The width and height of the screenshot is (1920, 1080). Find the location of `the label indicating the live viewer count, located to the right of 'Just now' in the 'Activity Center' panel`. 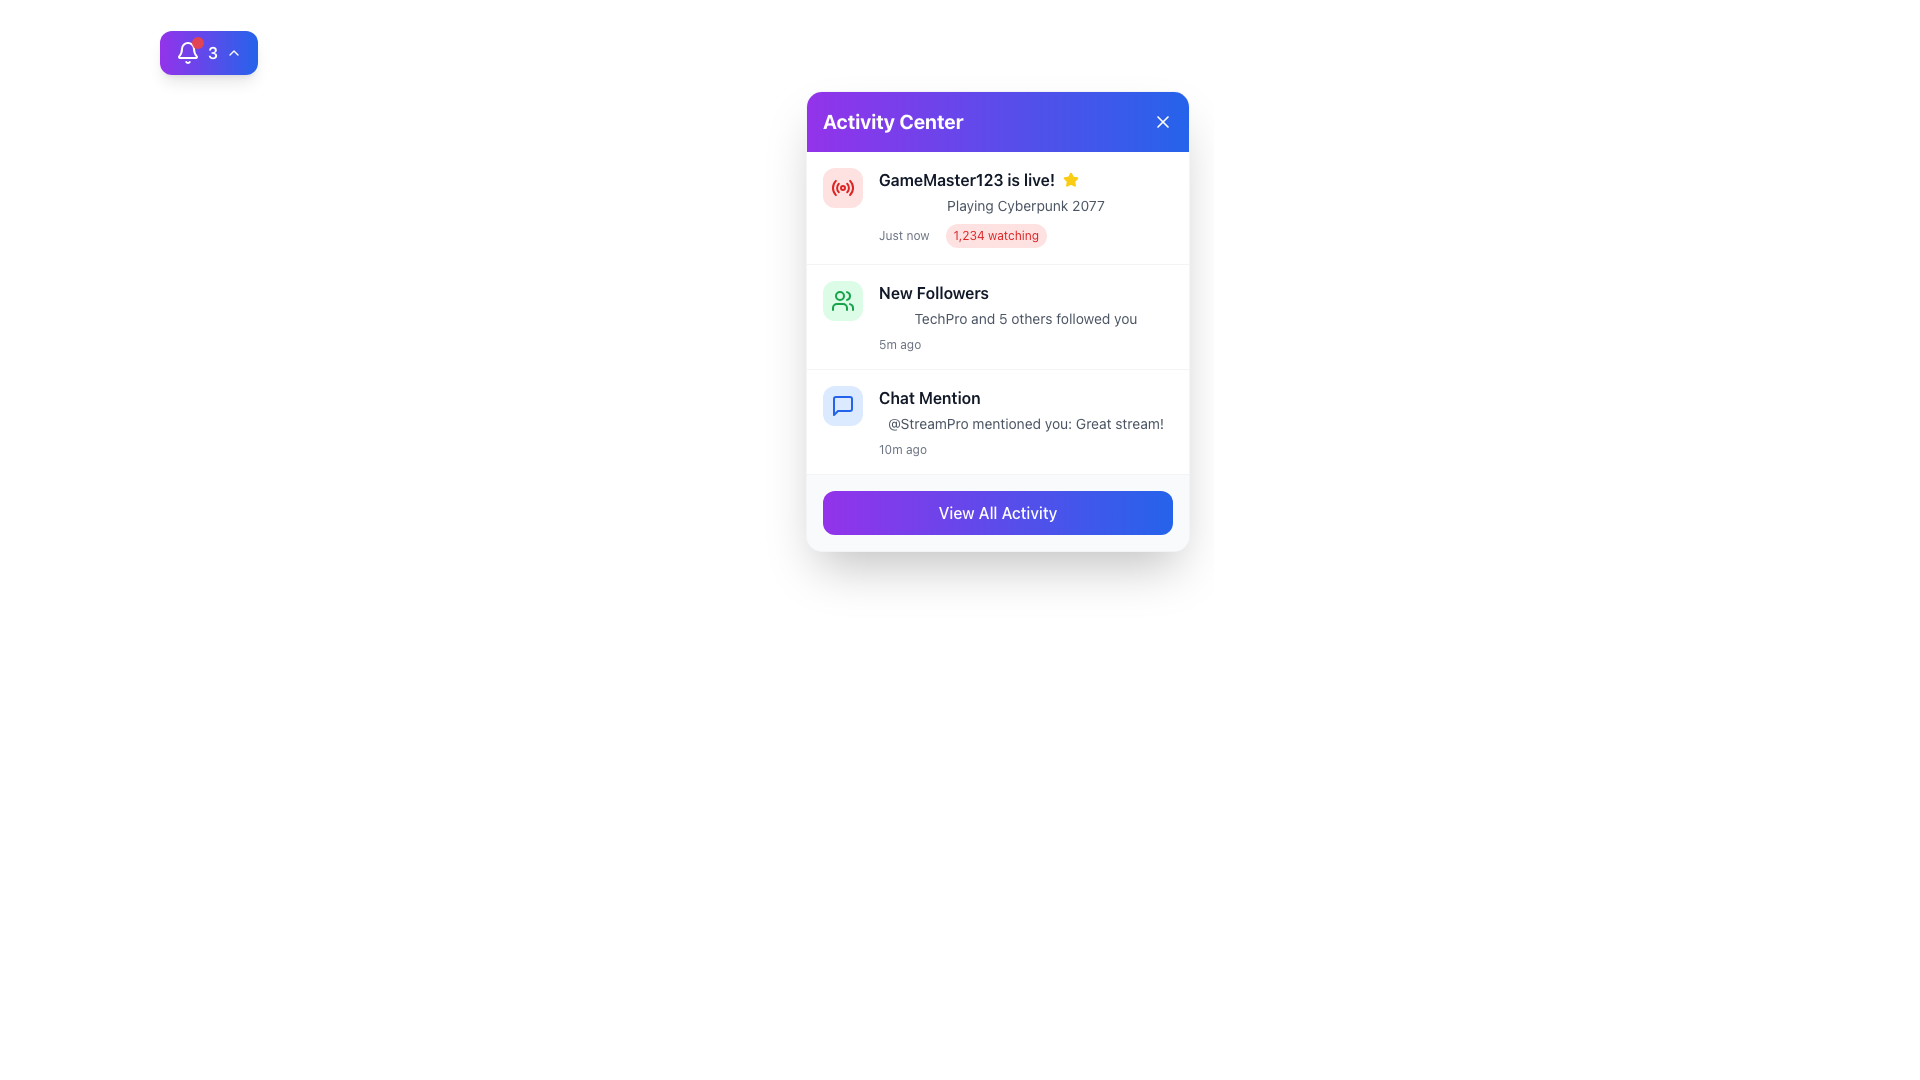

the label indicating the live viewer count, located to the right of 'Just now' in the 'Activity Center' panel is located at coordinates (996, 234).